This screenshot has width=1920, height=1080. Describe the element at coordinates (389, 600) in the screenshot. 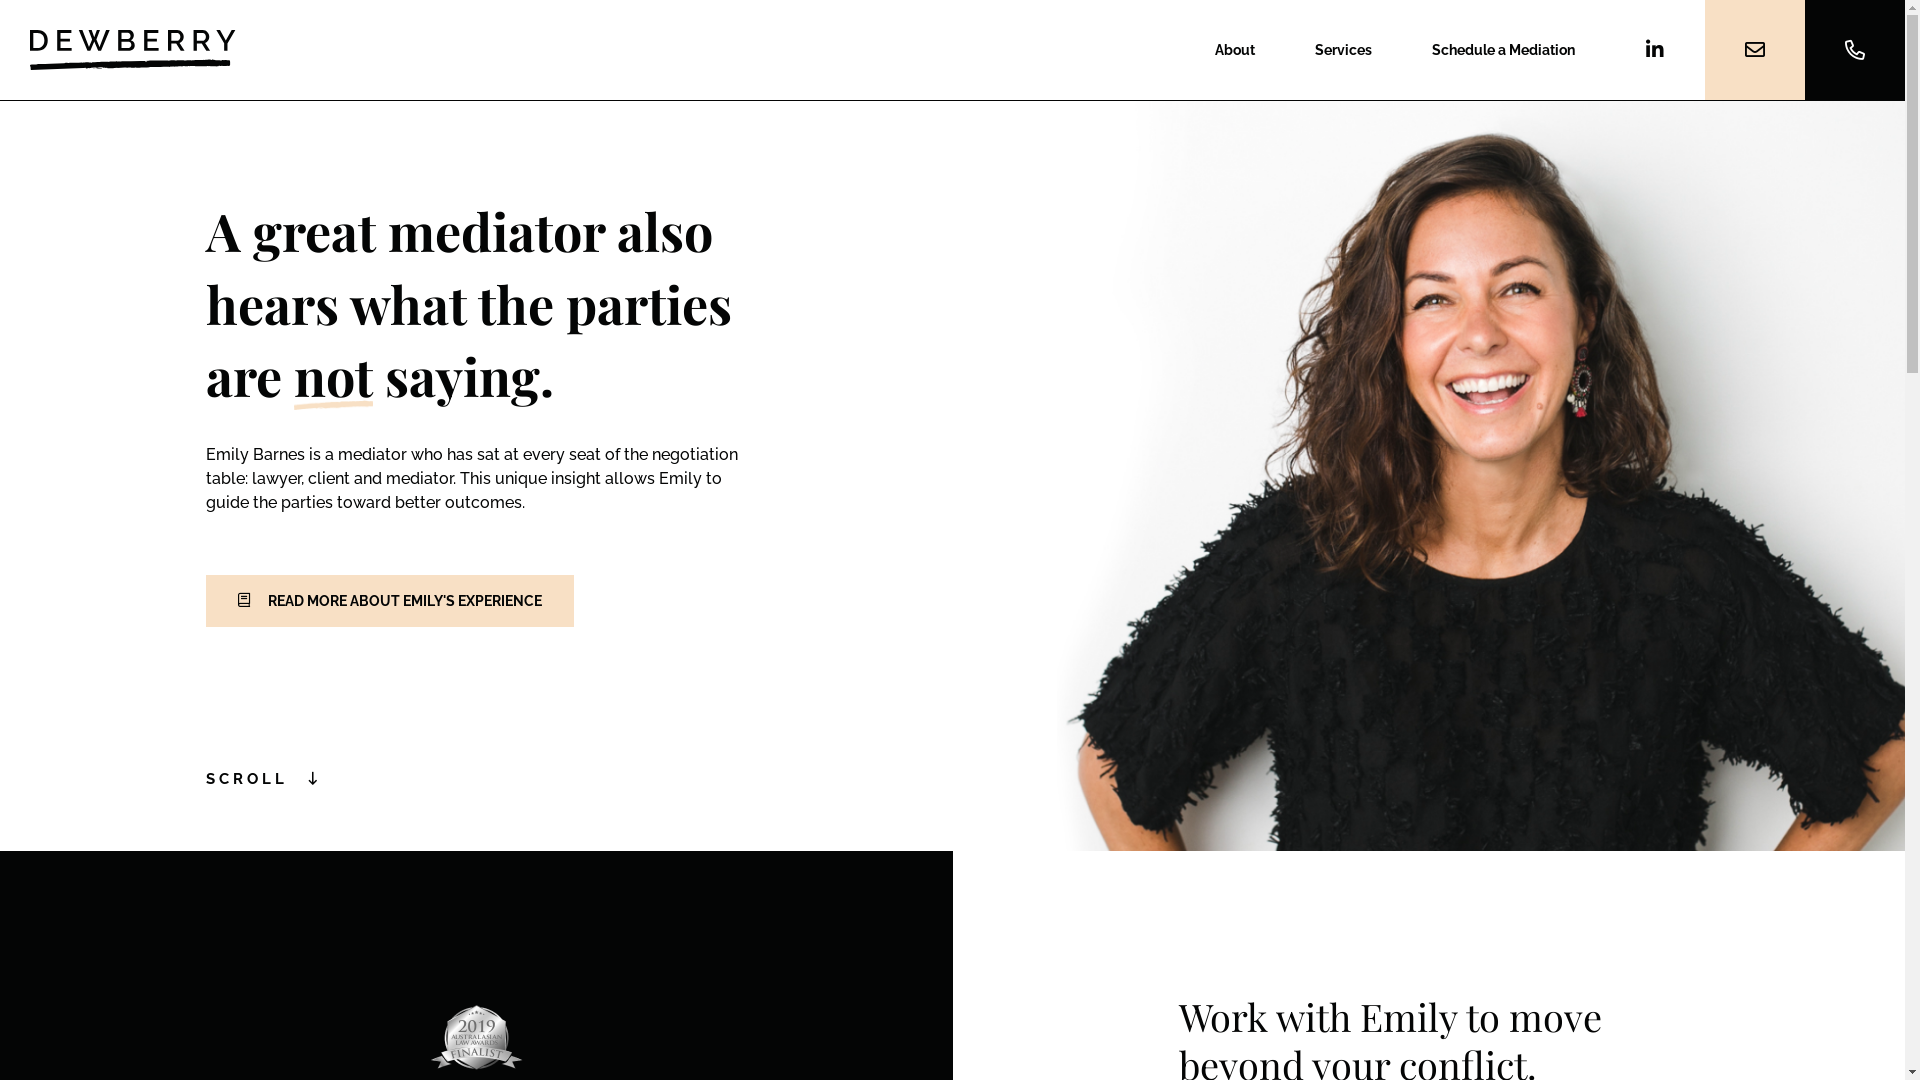

I see `'READ MORE ABOUT EMILY'S EXPERIENCE'` at that location.